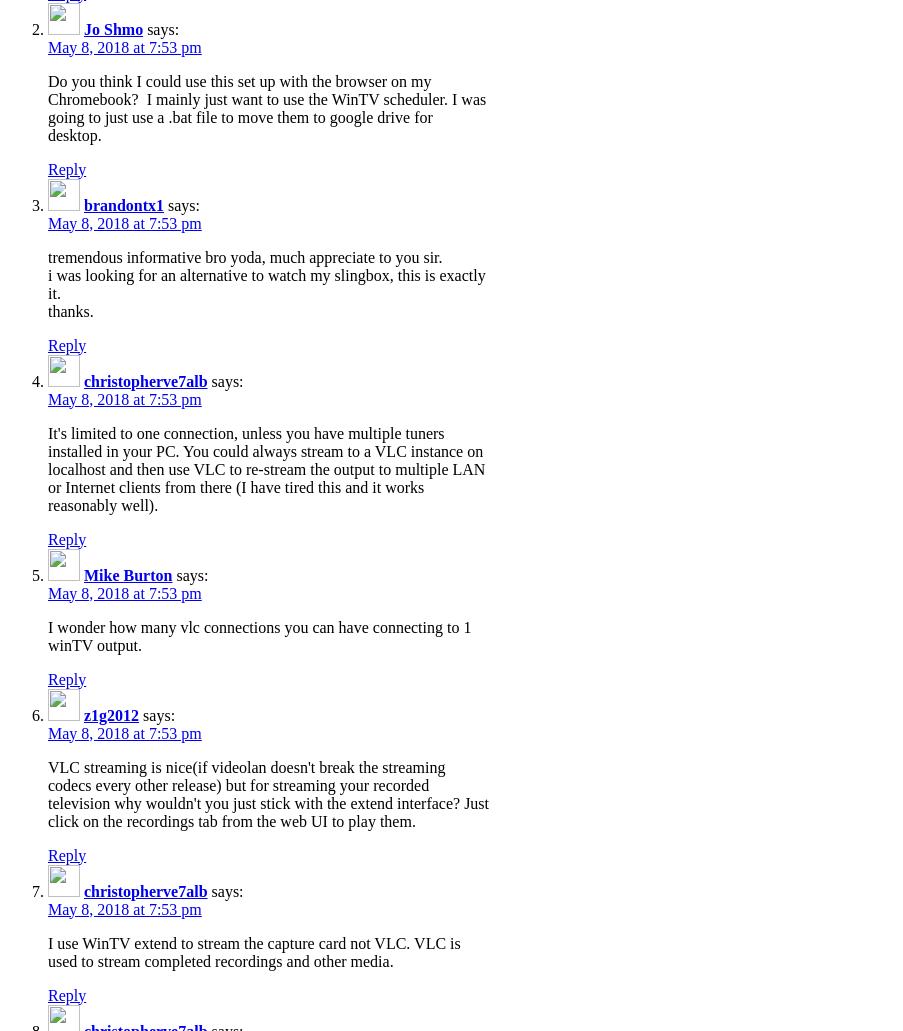 The width and height of the screenshot is (903, 1031). What do you see at coordinates (47, 309) in the screenshot?
I see `'thanks.'` at bounding box center [47, 309].